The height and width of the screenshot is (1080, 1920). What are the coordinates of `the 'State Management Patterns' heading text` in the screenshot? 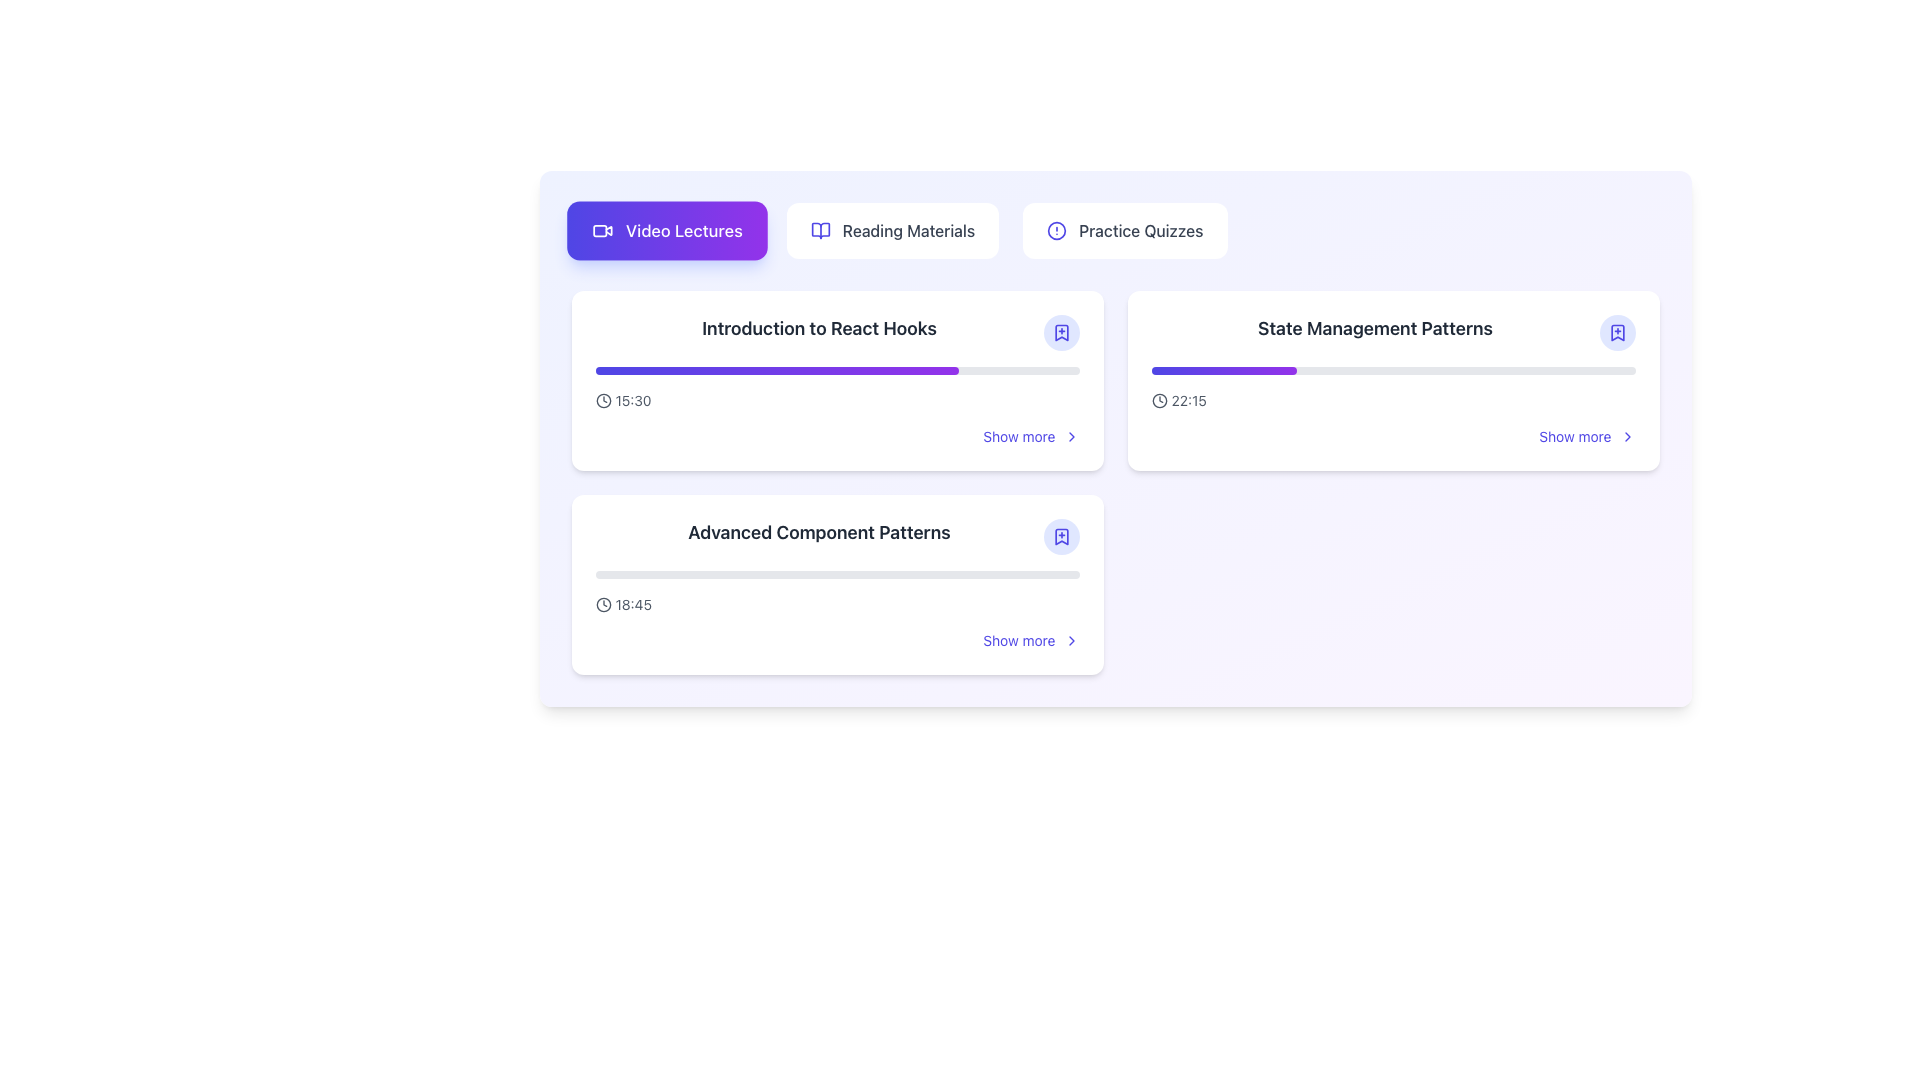 It's located at (1392, 331).